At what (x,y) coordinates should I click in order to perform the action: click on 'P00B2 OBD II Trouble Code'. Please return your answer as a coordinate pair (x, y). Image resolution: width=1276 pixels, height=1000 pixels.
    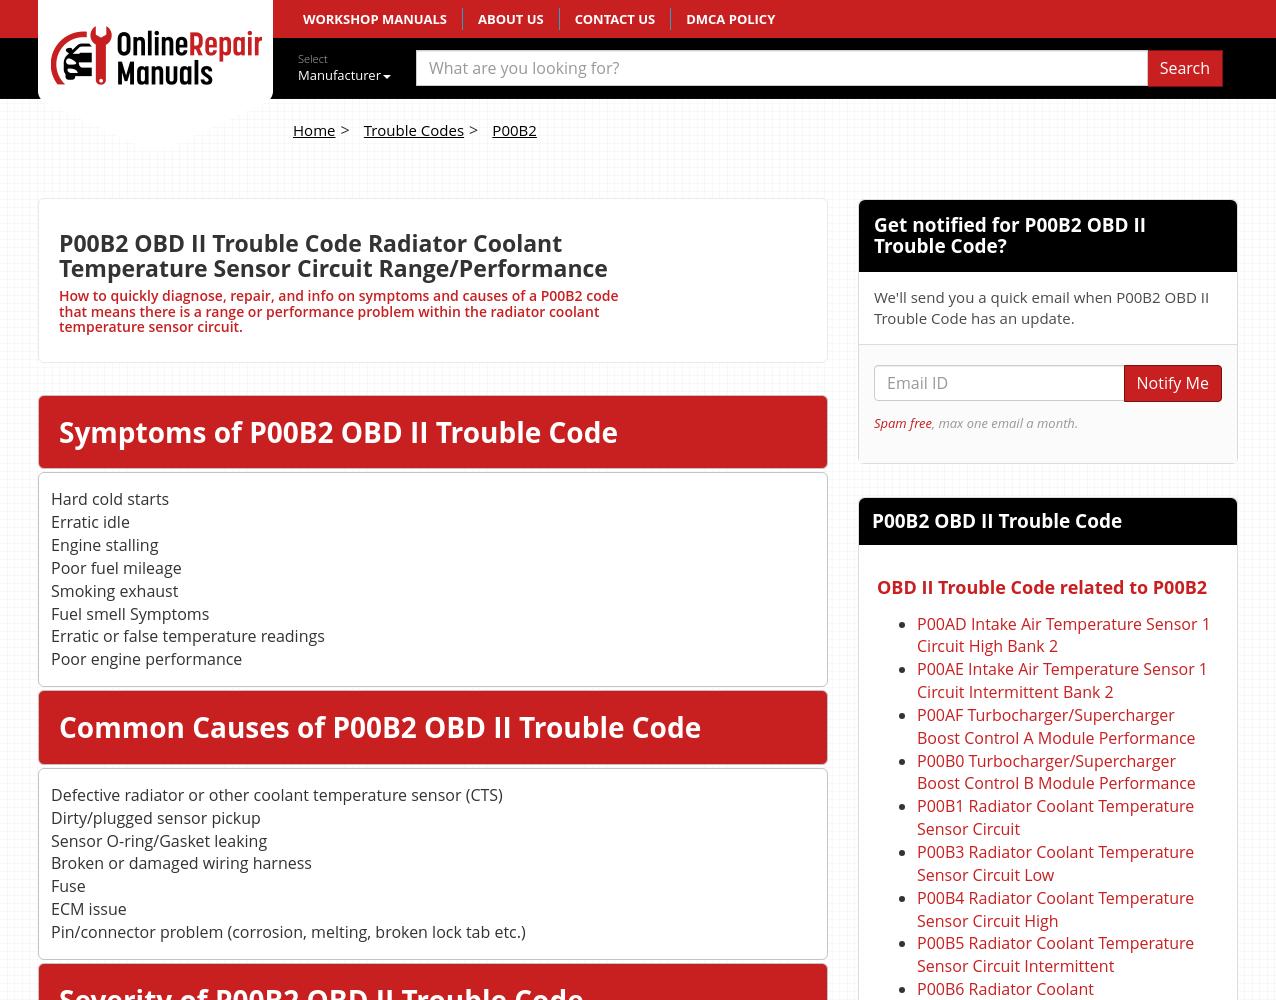
    Looking at the image, I should click on (996, 520).